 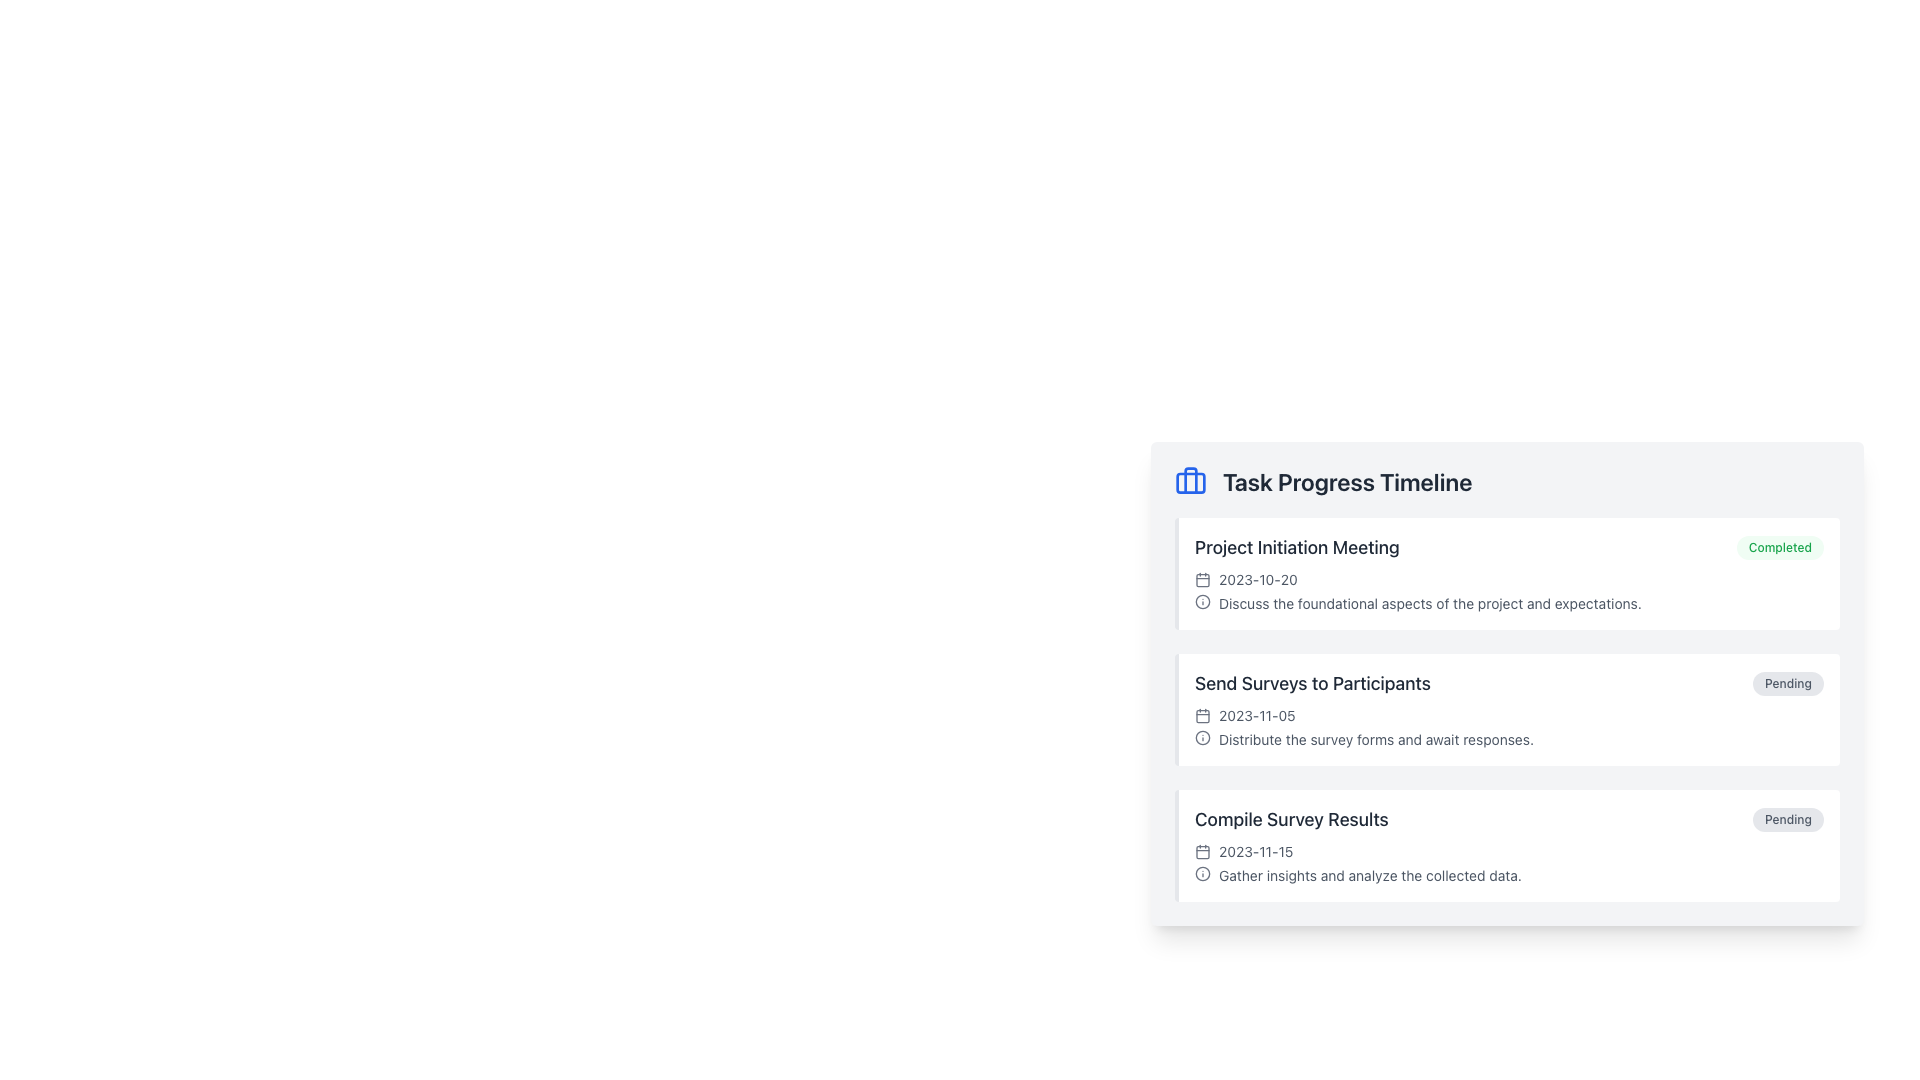 What do you see at coordinates (1788, 820) in the screenshot?
I see `the status indicator label in the lower-right section of the 'Compile Survey Results' task entry to interact or view more details if enabled` at bounding box center [1788, 820].